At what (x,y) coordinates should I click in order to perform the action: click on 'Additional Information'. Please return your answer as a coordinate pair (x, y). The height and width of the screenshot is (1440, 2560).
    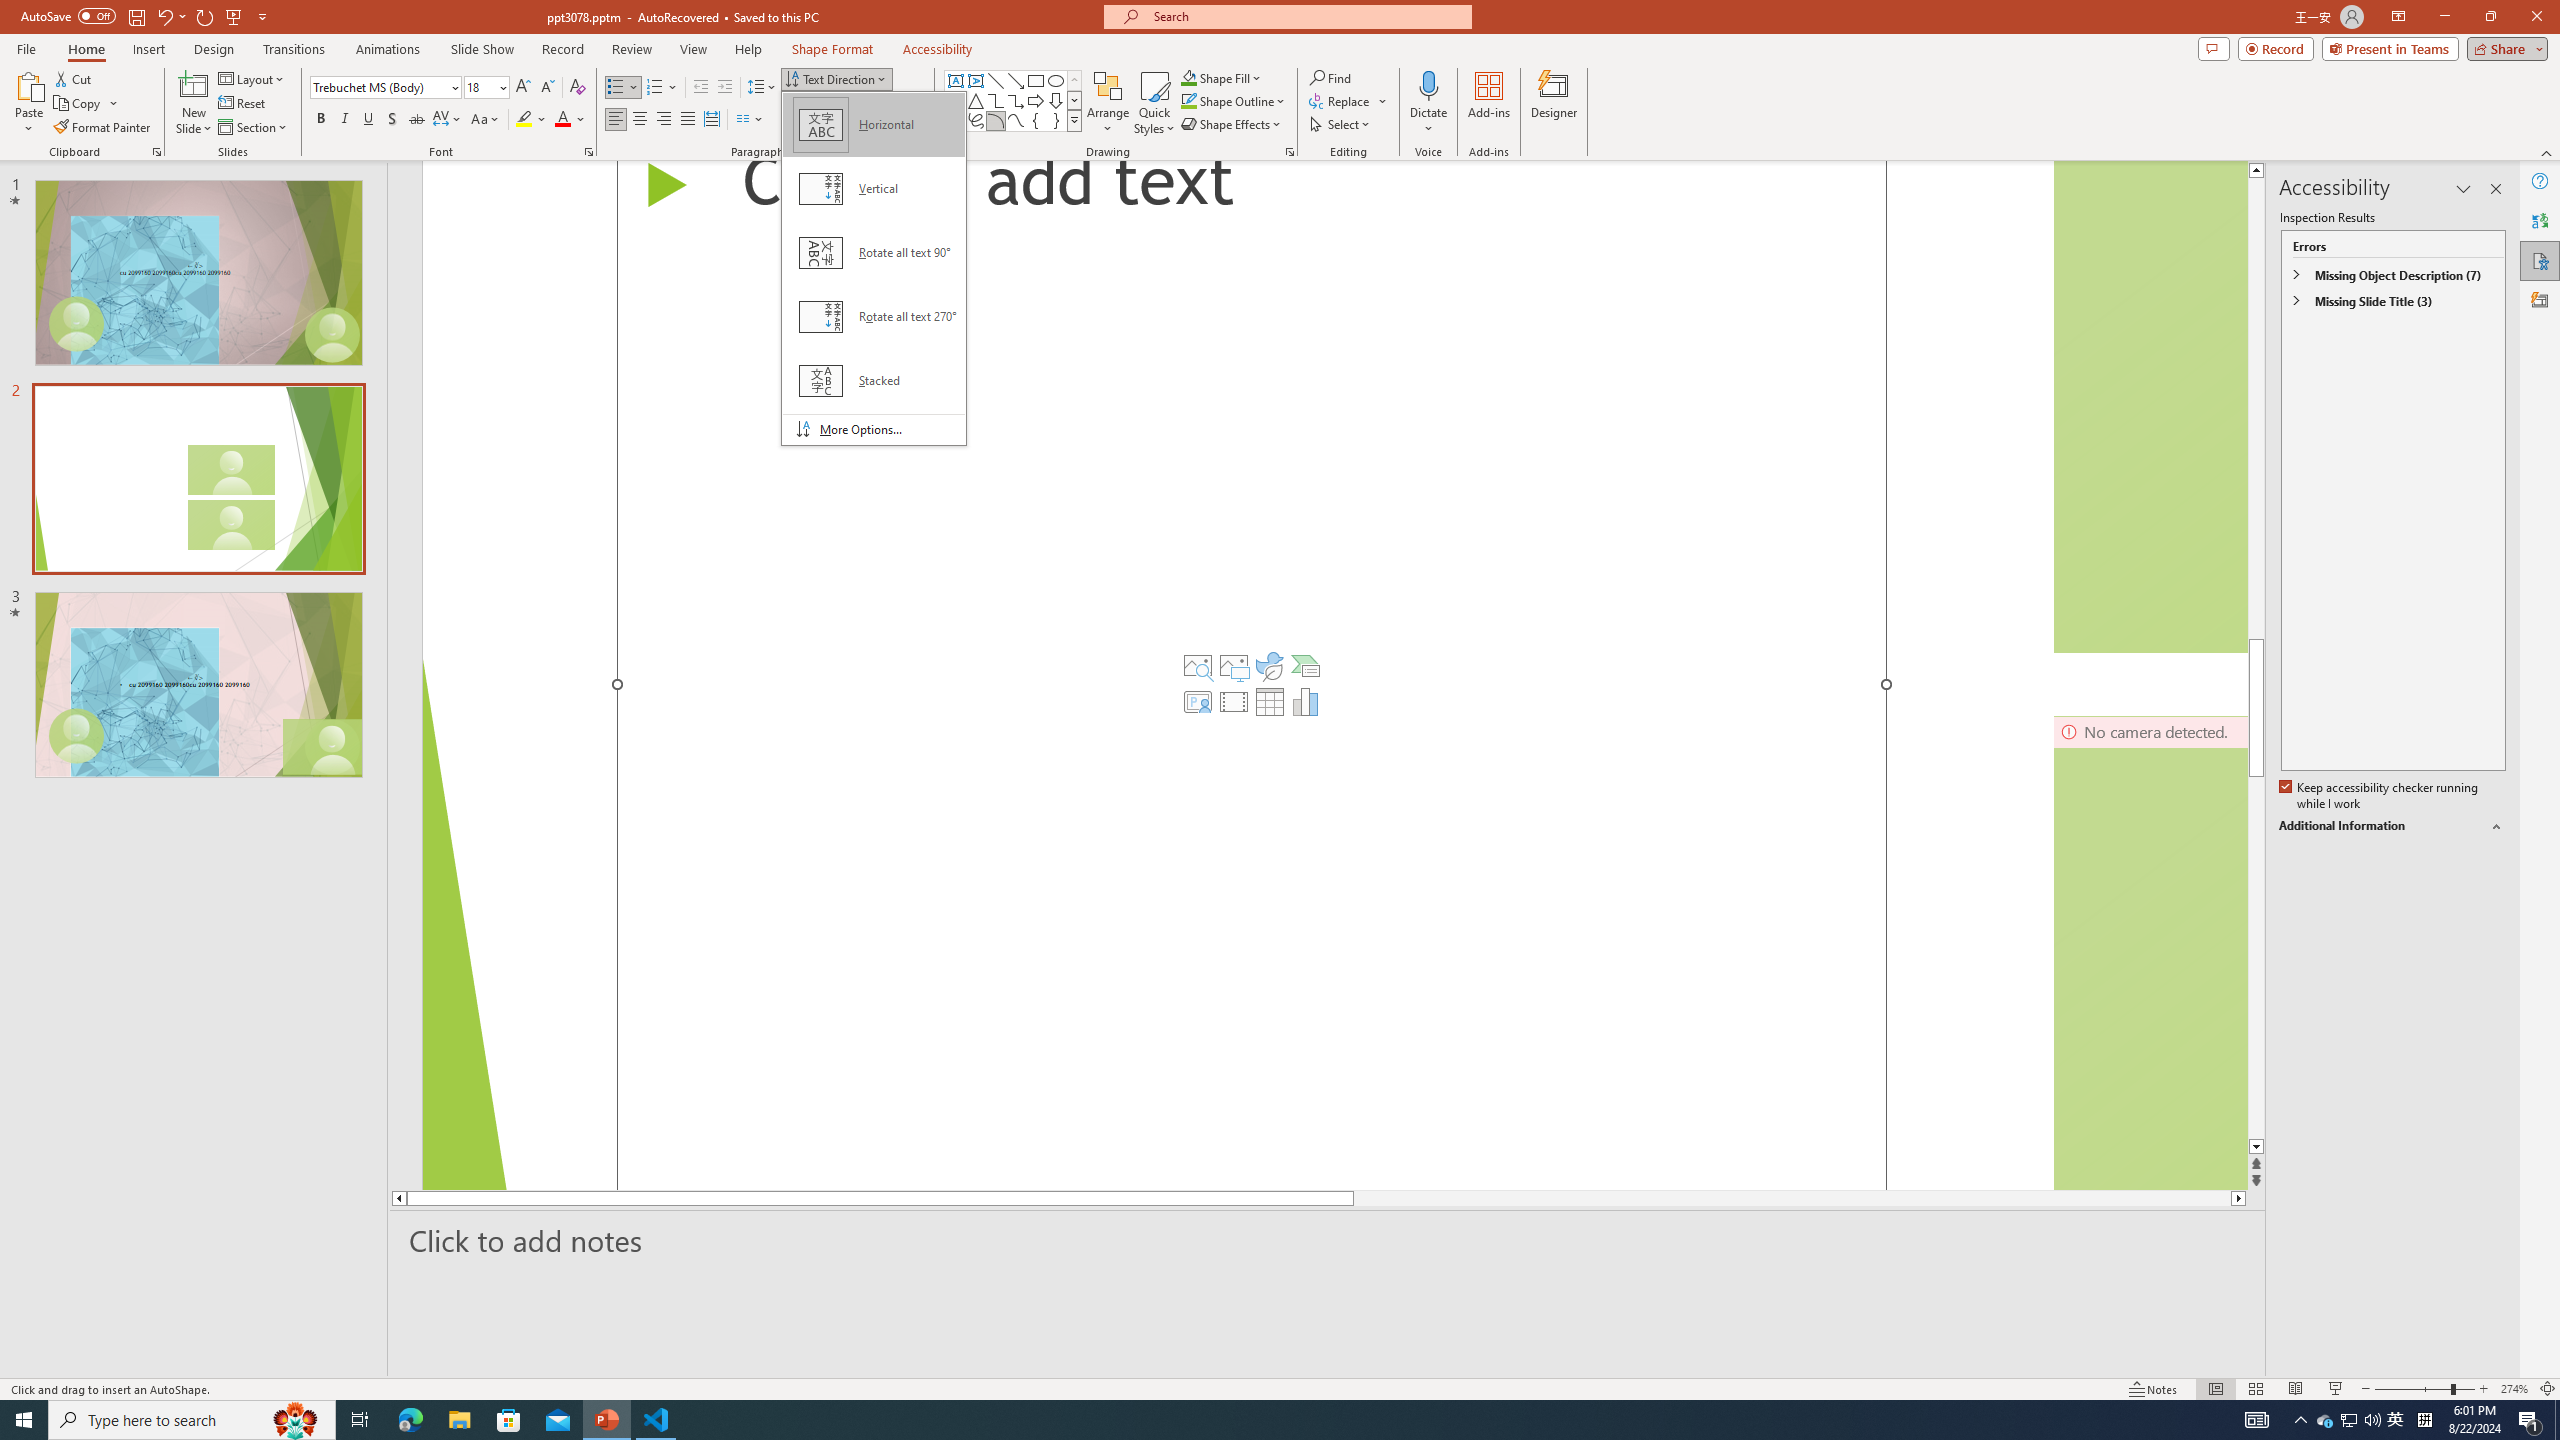
    Looking at the image, I should click on (2392, 826).